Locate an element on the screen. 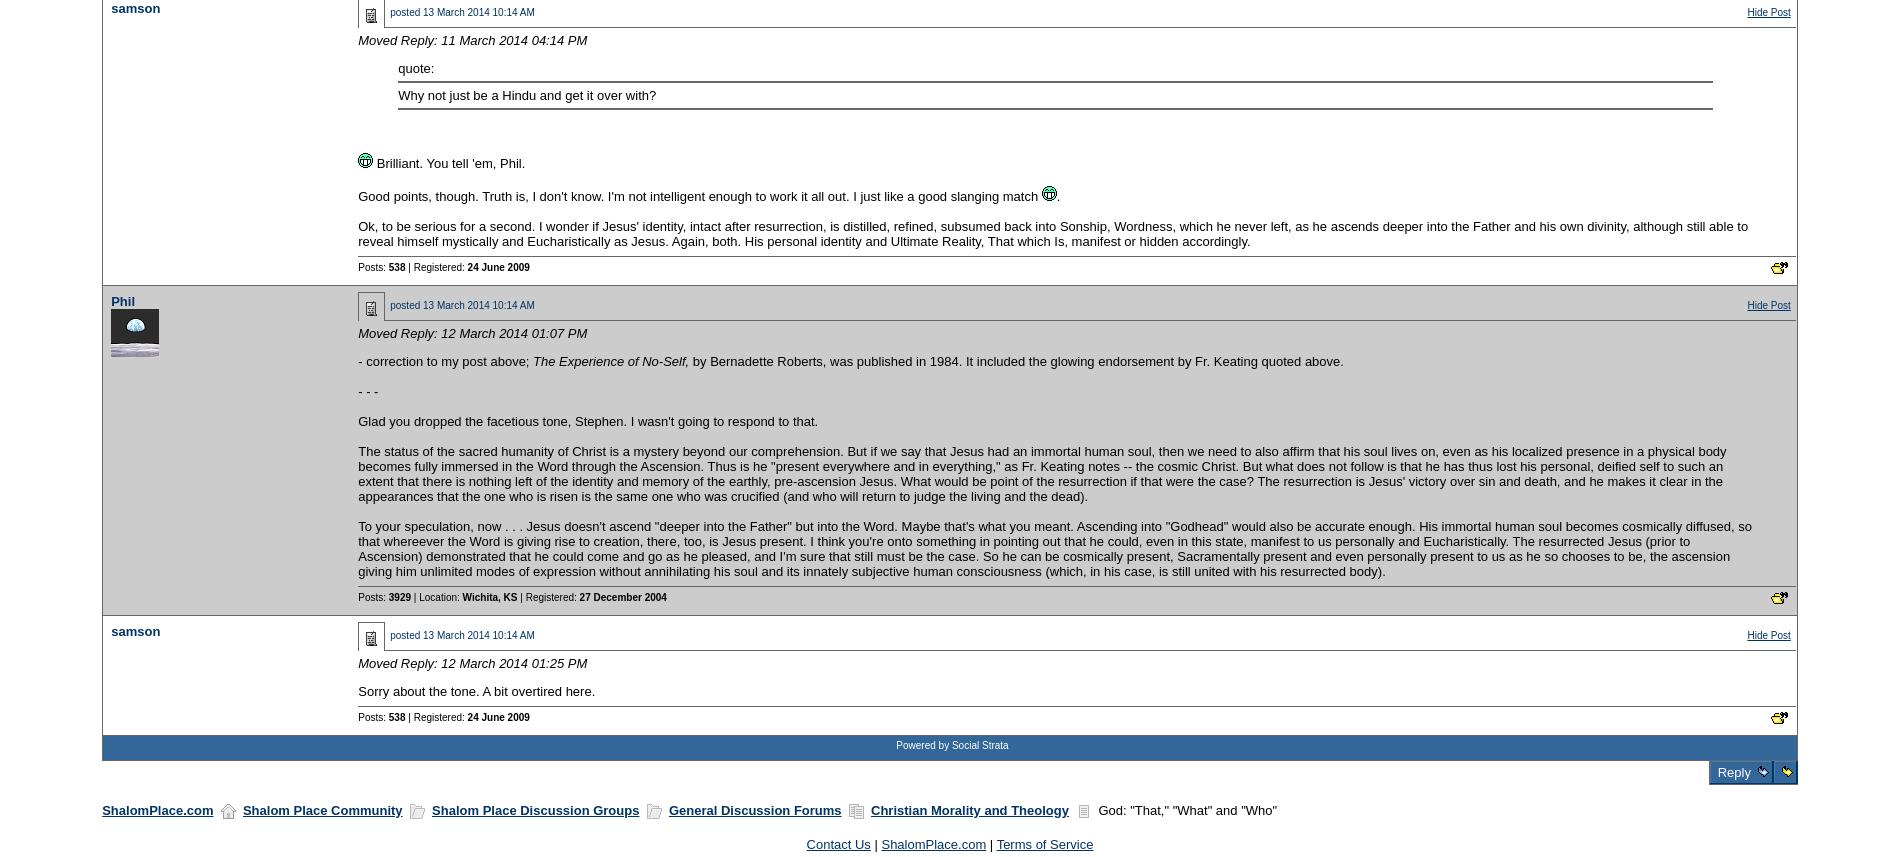 The height and width of the screenshot is (857, 1900). '.' is located at coordinates (1057, 195).